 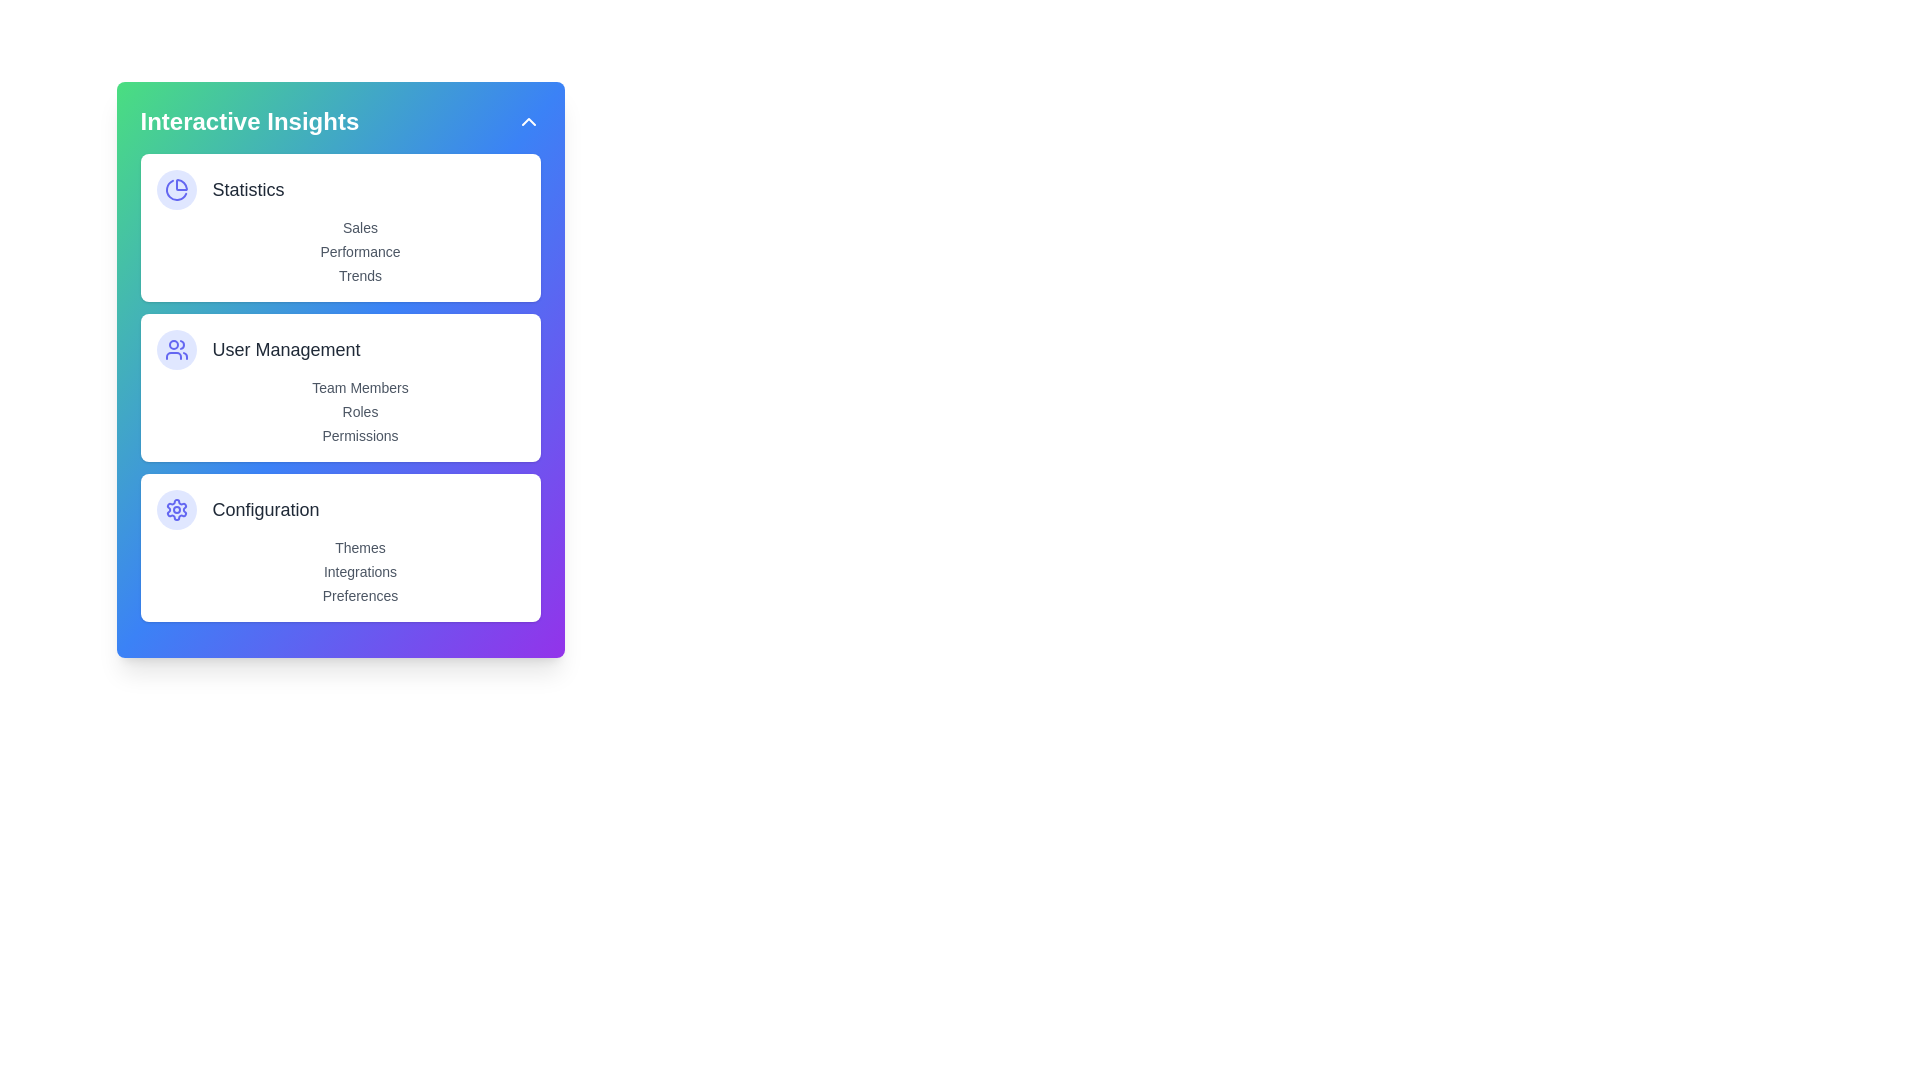 I want to click on the Configuration section from the menu, so click(x=340, y=508).